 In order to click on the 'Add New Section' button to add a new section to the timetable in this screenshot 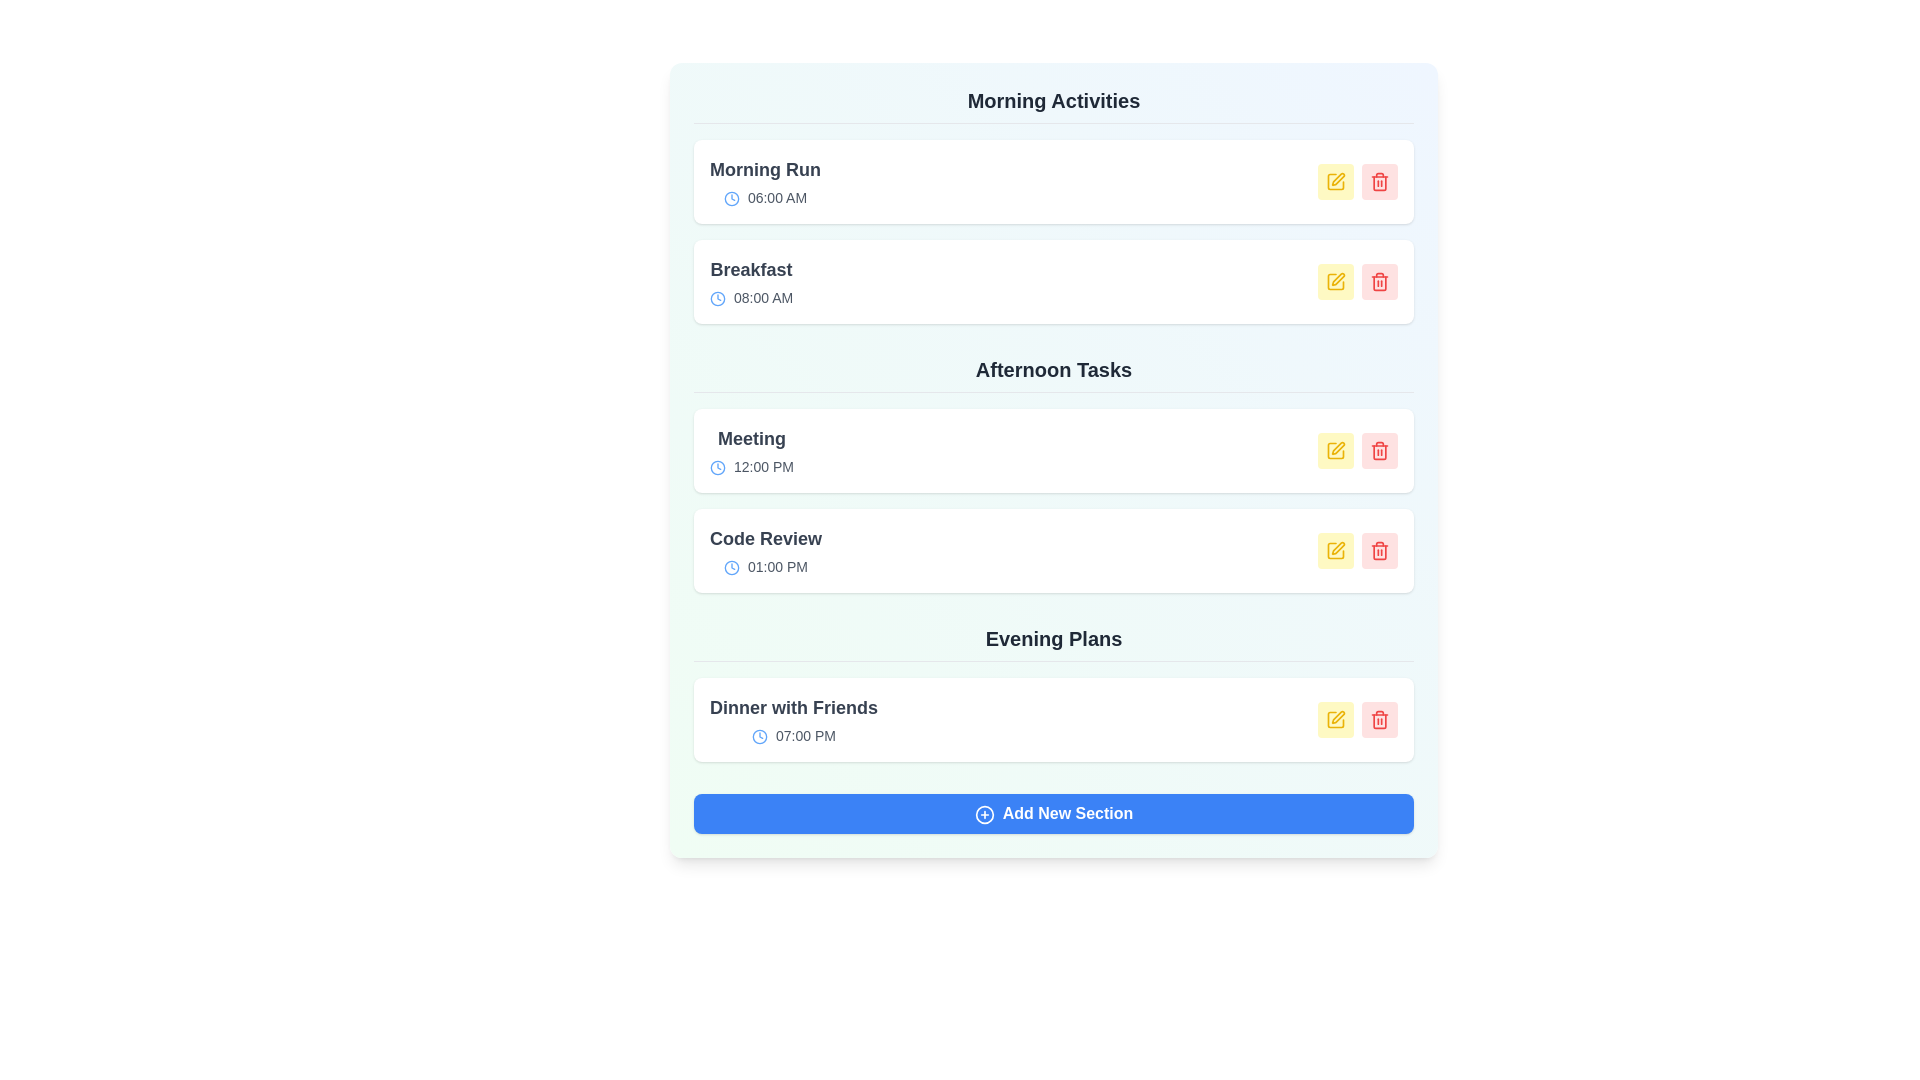, I will do `click(1053, 813)`.